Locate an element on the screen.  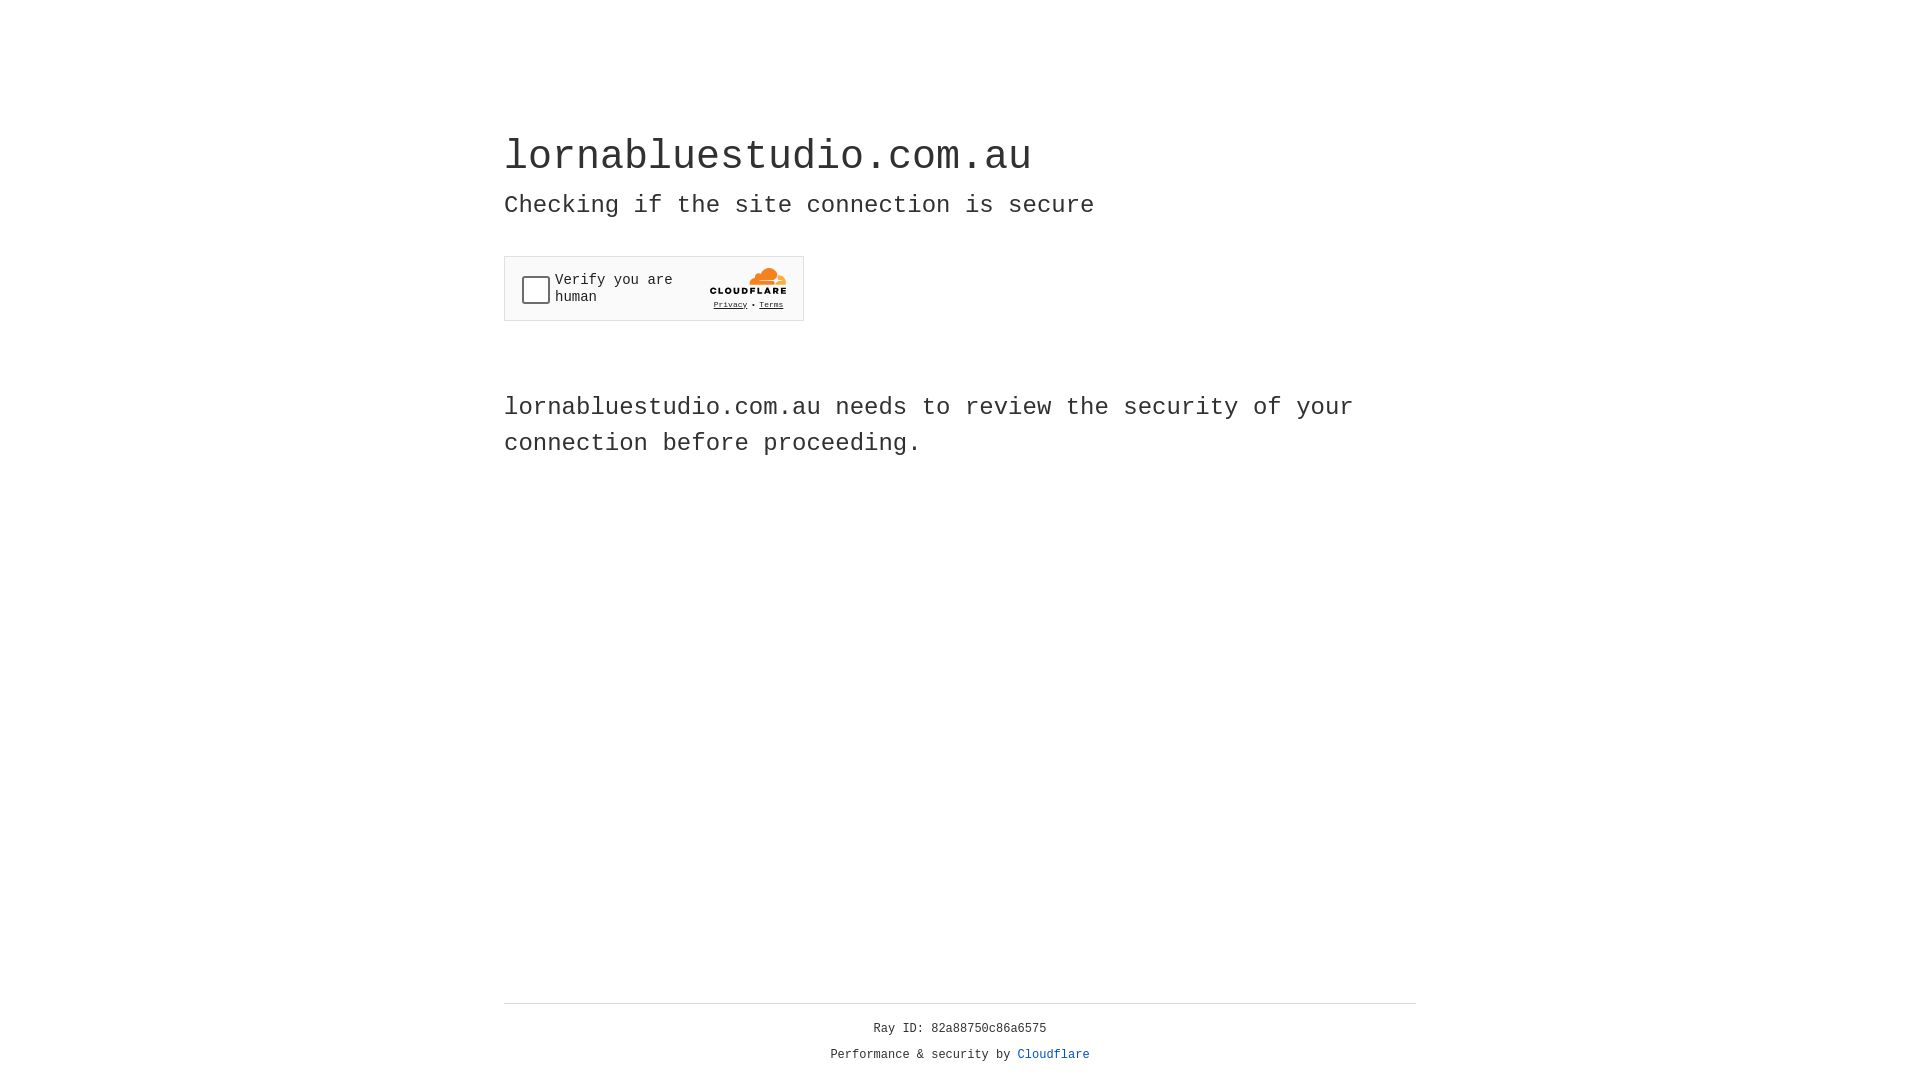
'Cloudflare' is located at coordinates (1053, 1054).